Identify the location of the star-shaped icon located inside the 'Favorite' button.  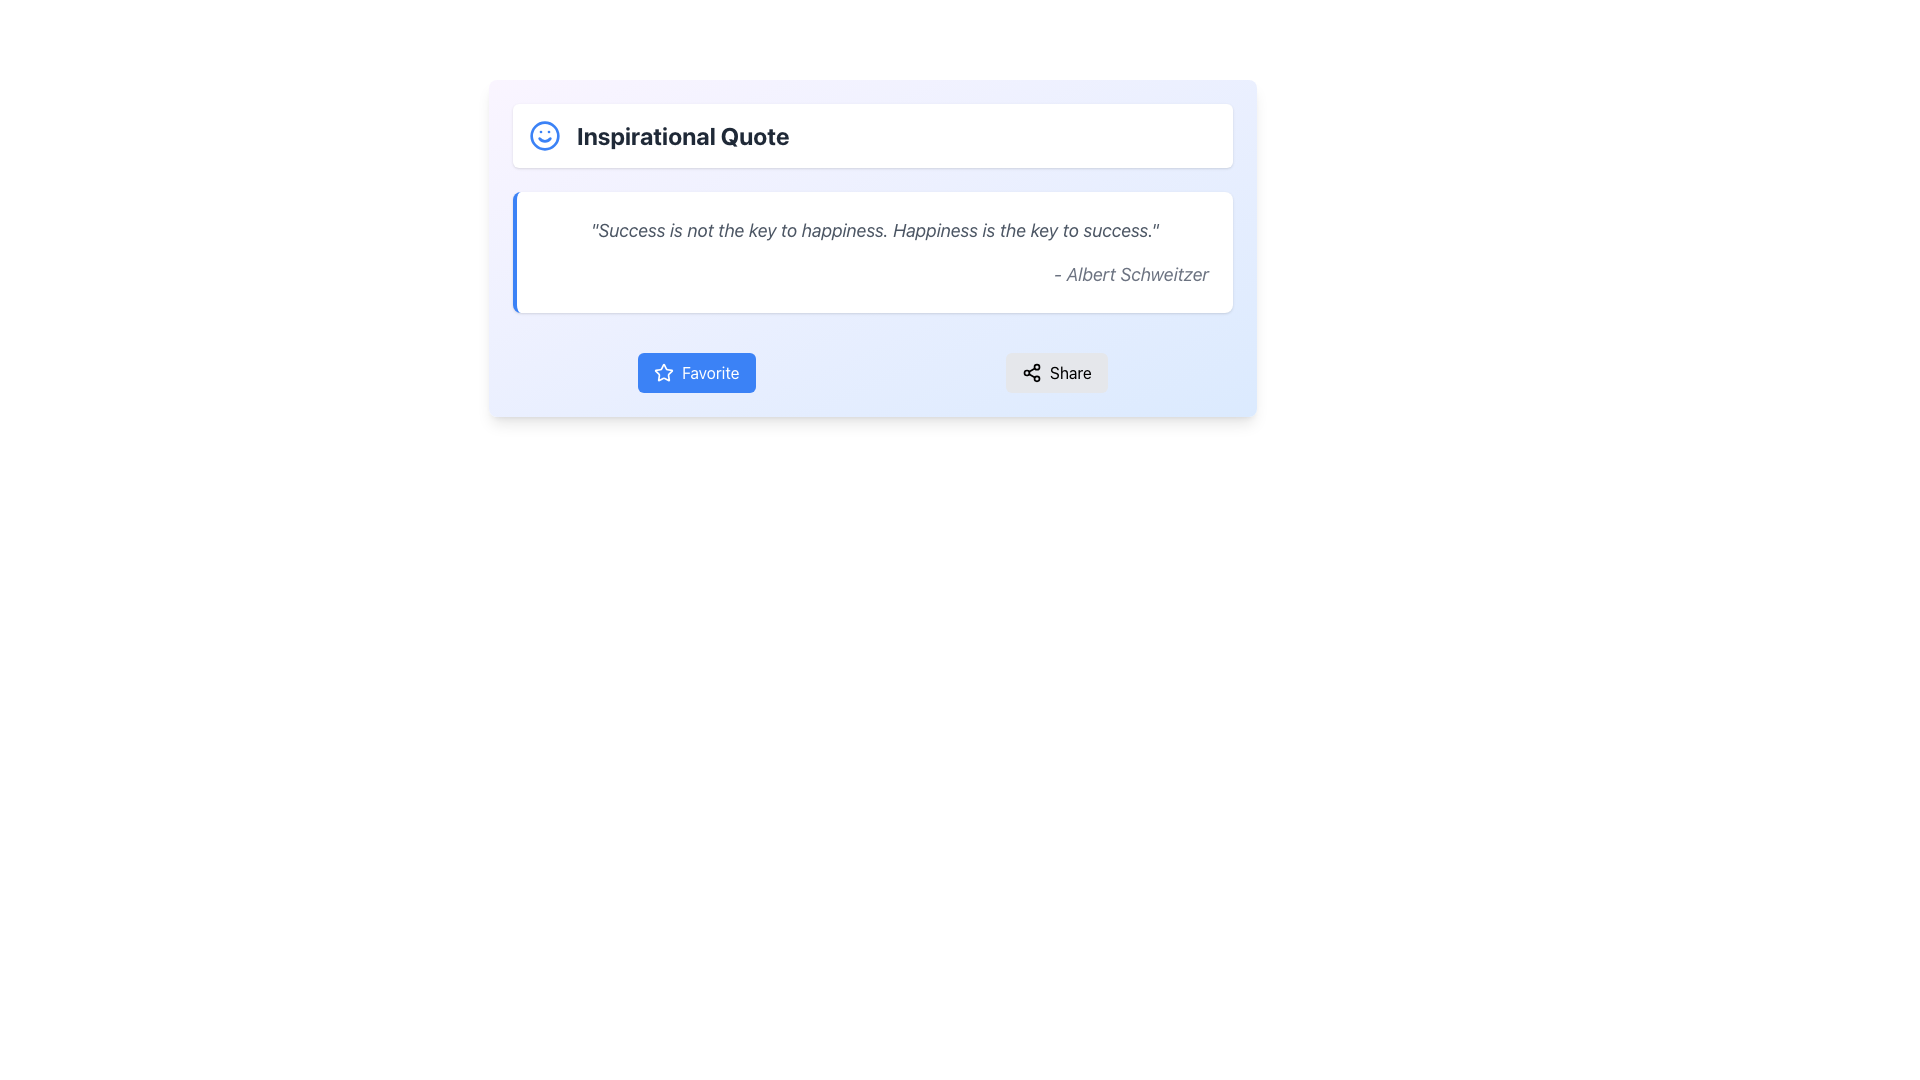
(664, 372).